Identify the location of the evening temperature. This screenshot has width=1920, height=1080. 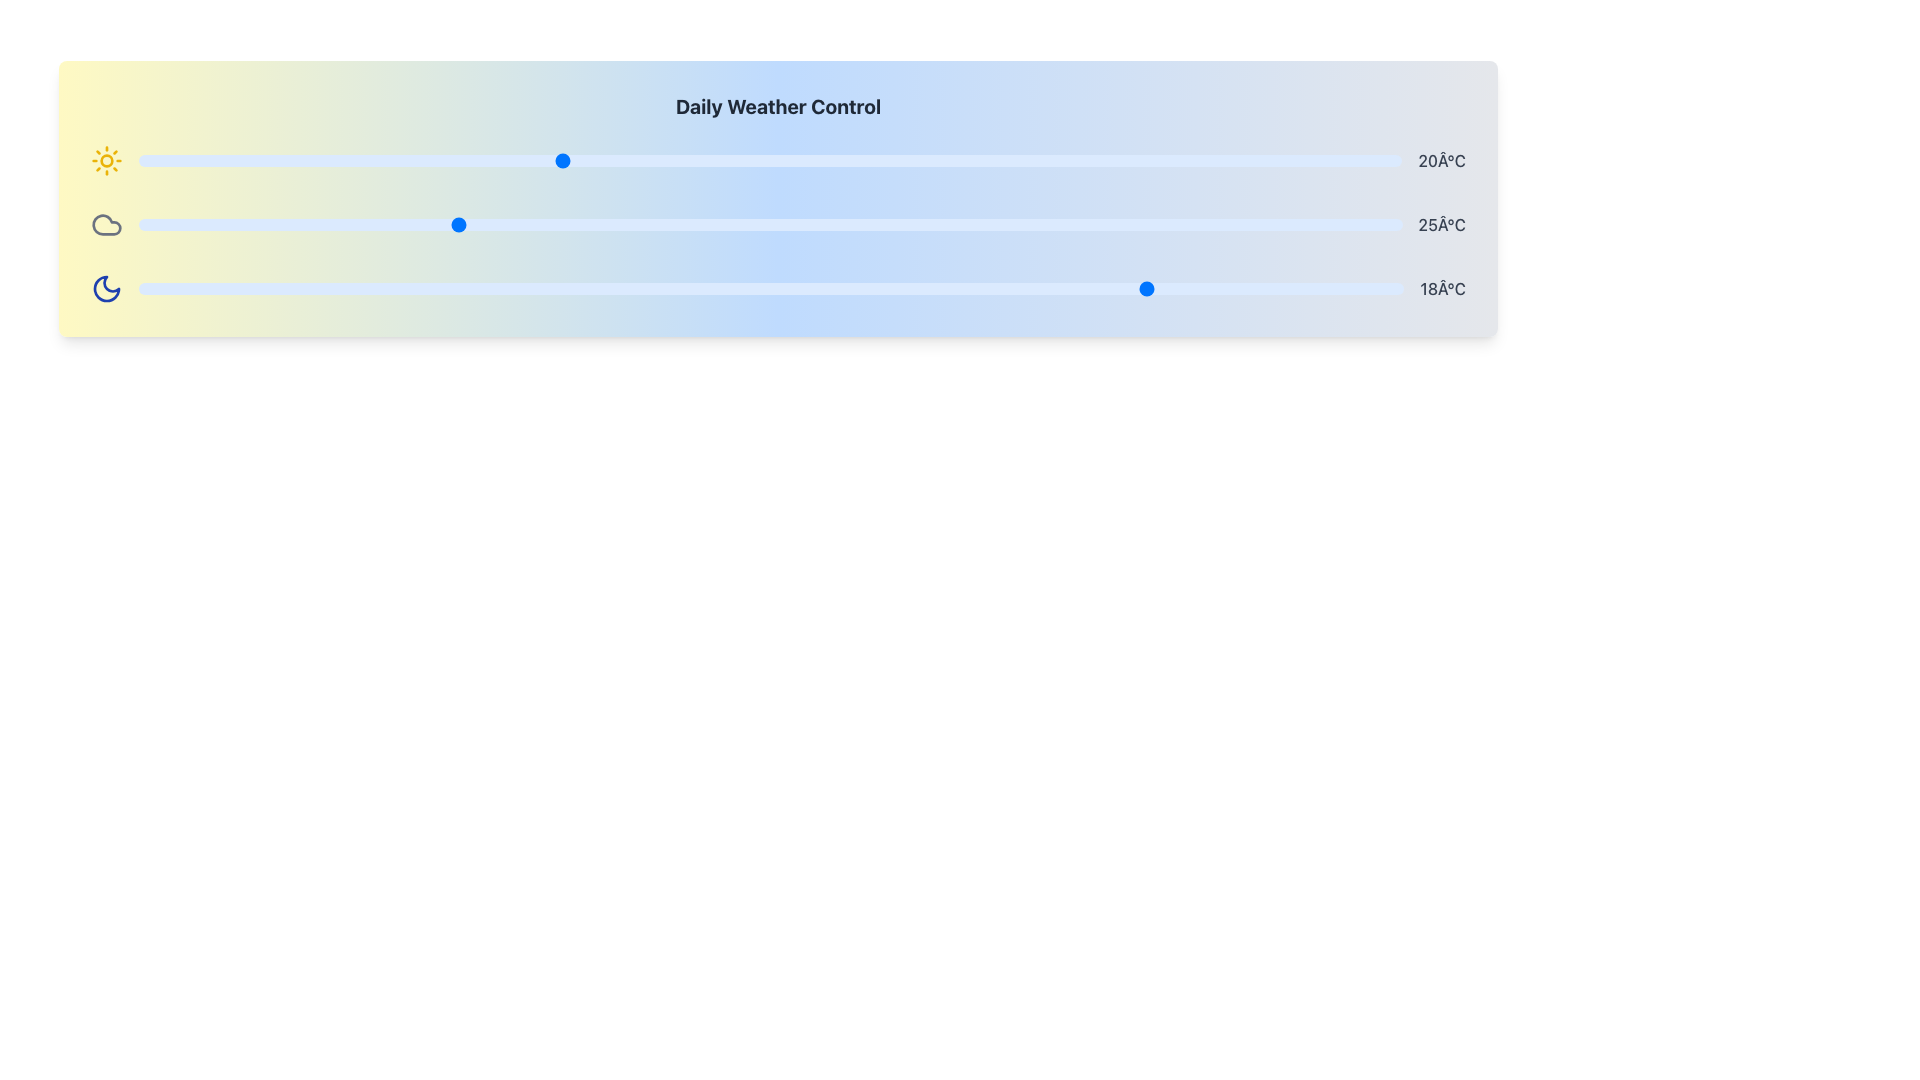
(1276, 289).